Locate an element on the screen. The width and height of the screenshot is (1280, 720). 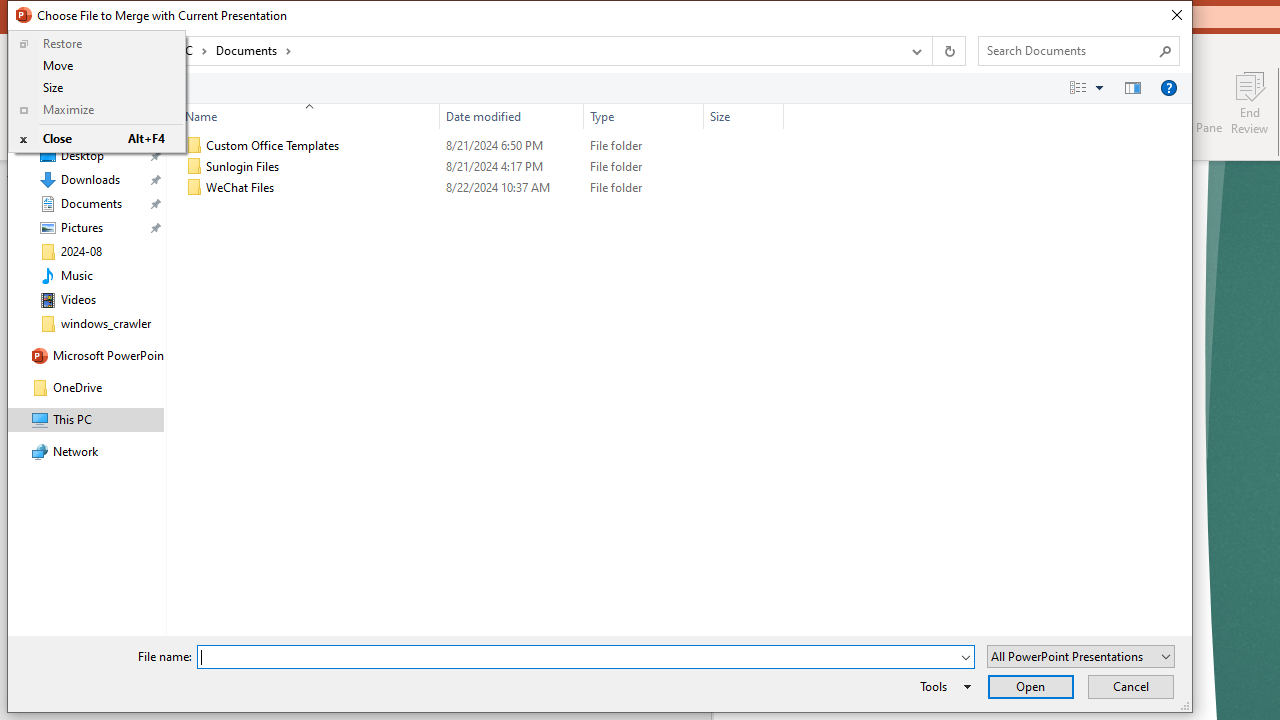
'End Review' is located at coordinates (1248, 103).